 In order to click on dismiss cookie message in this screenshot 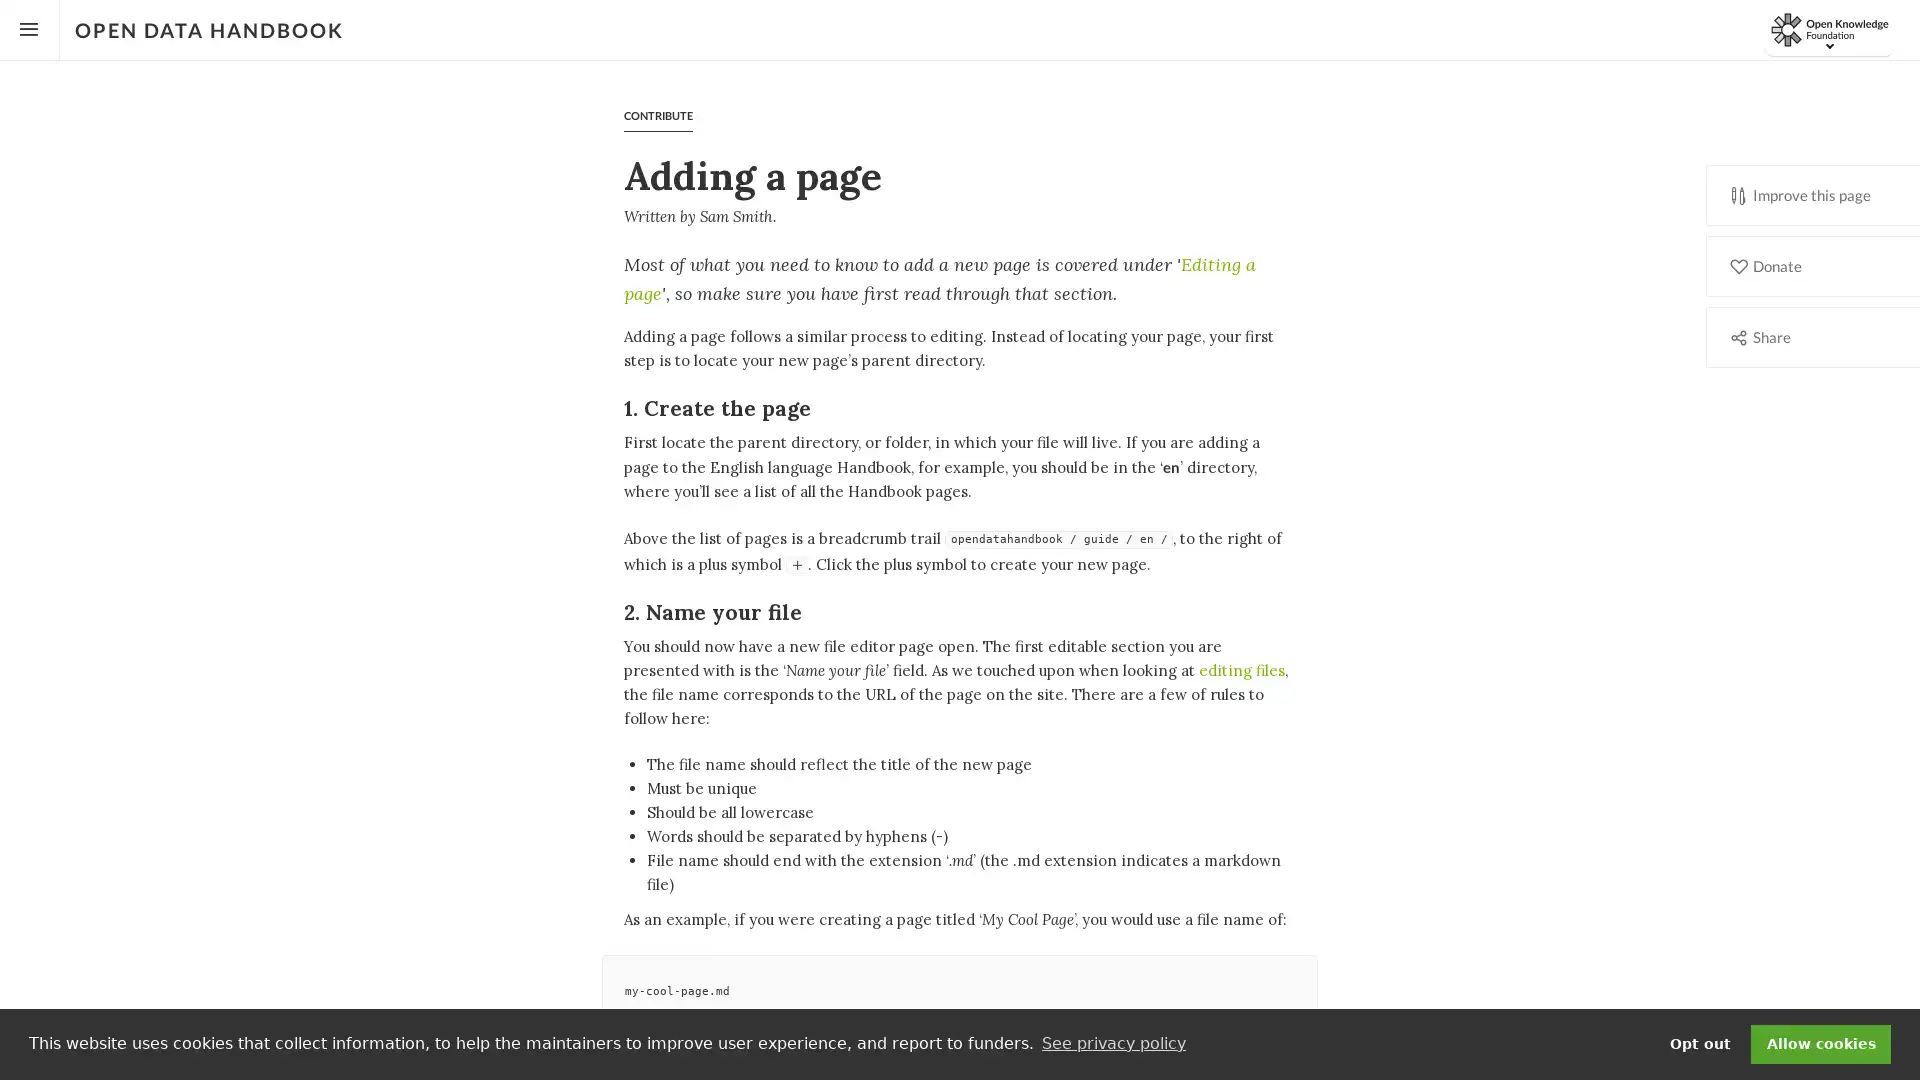, I will do `click(1820, 1043)`.